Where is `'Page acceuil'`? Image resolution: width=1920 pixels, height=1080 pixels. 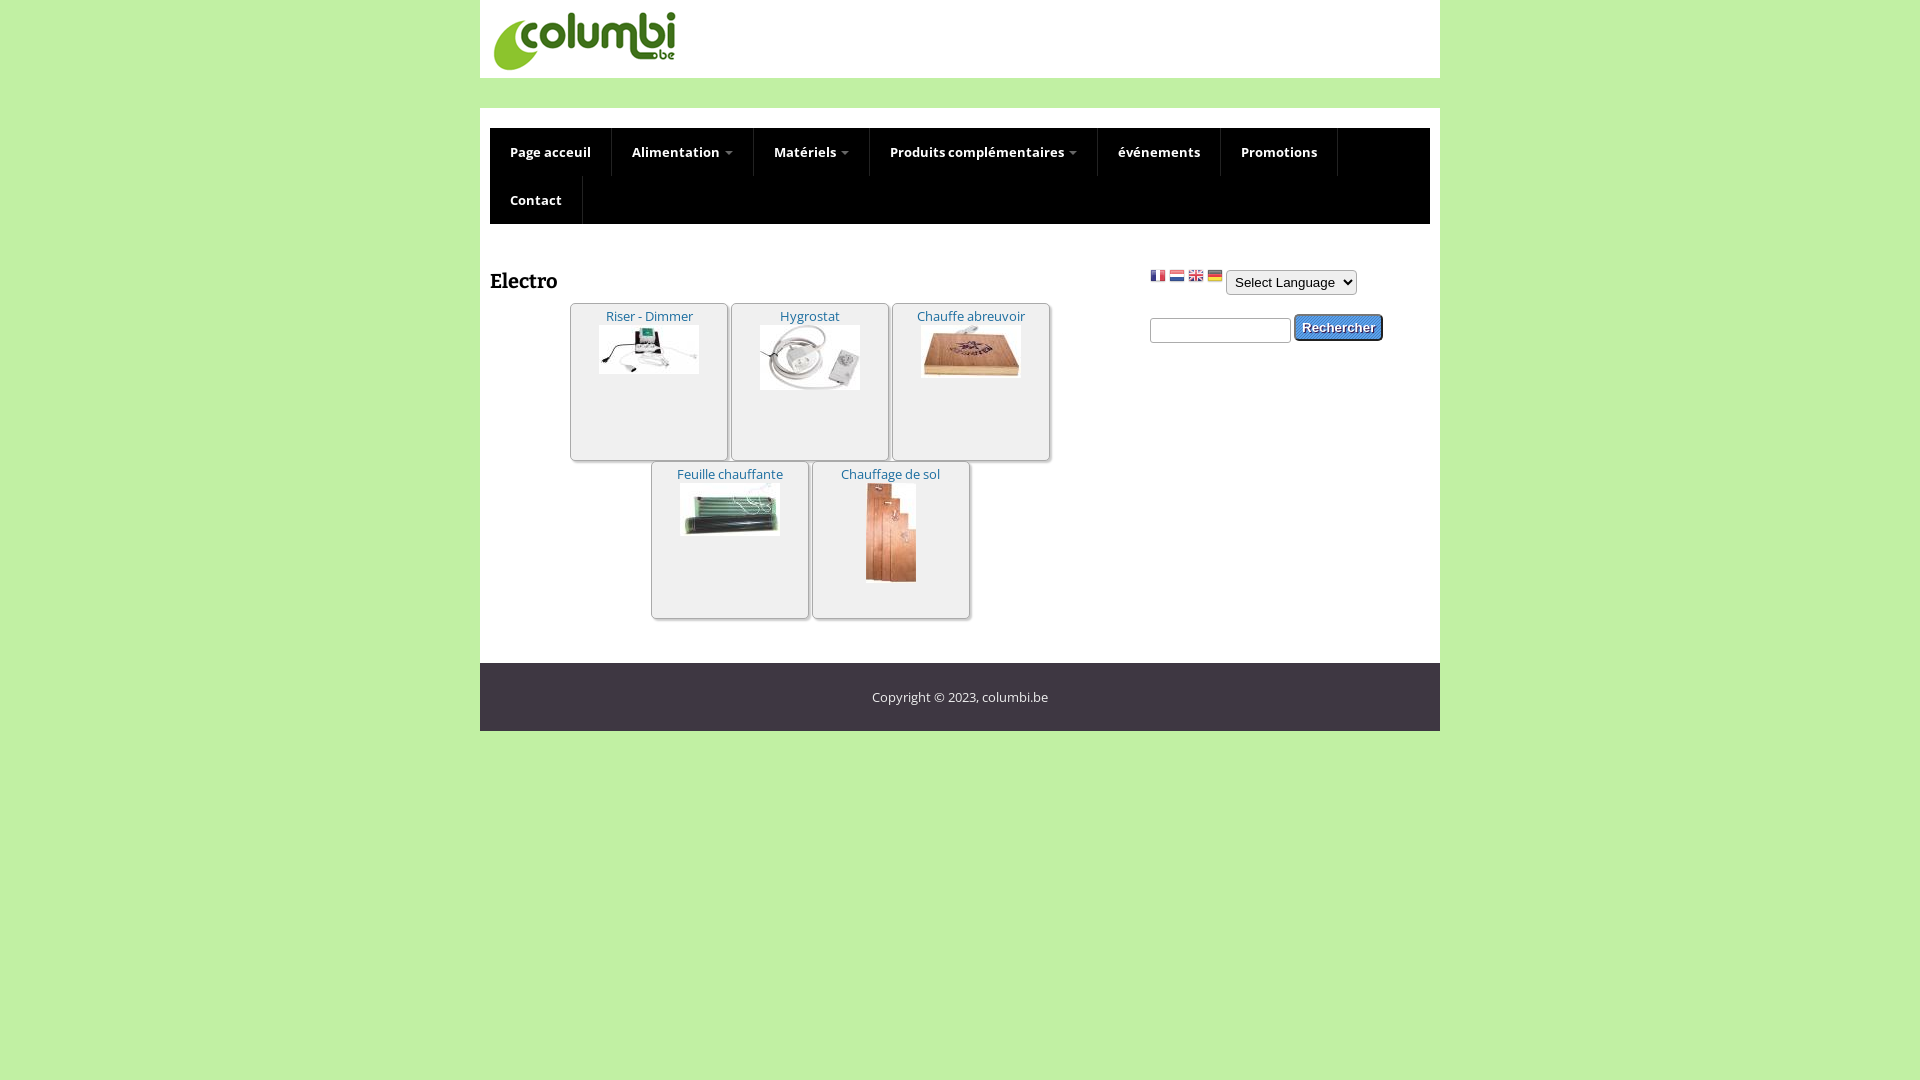 'Page acceuil' is located at coordinates (489, 150).